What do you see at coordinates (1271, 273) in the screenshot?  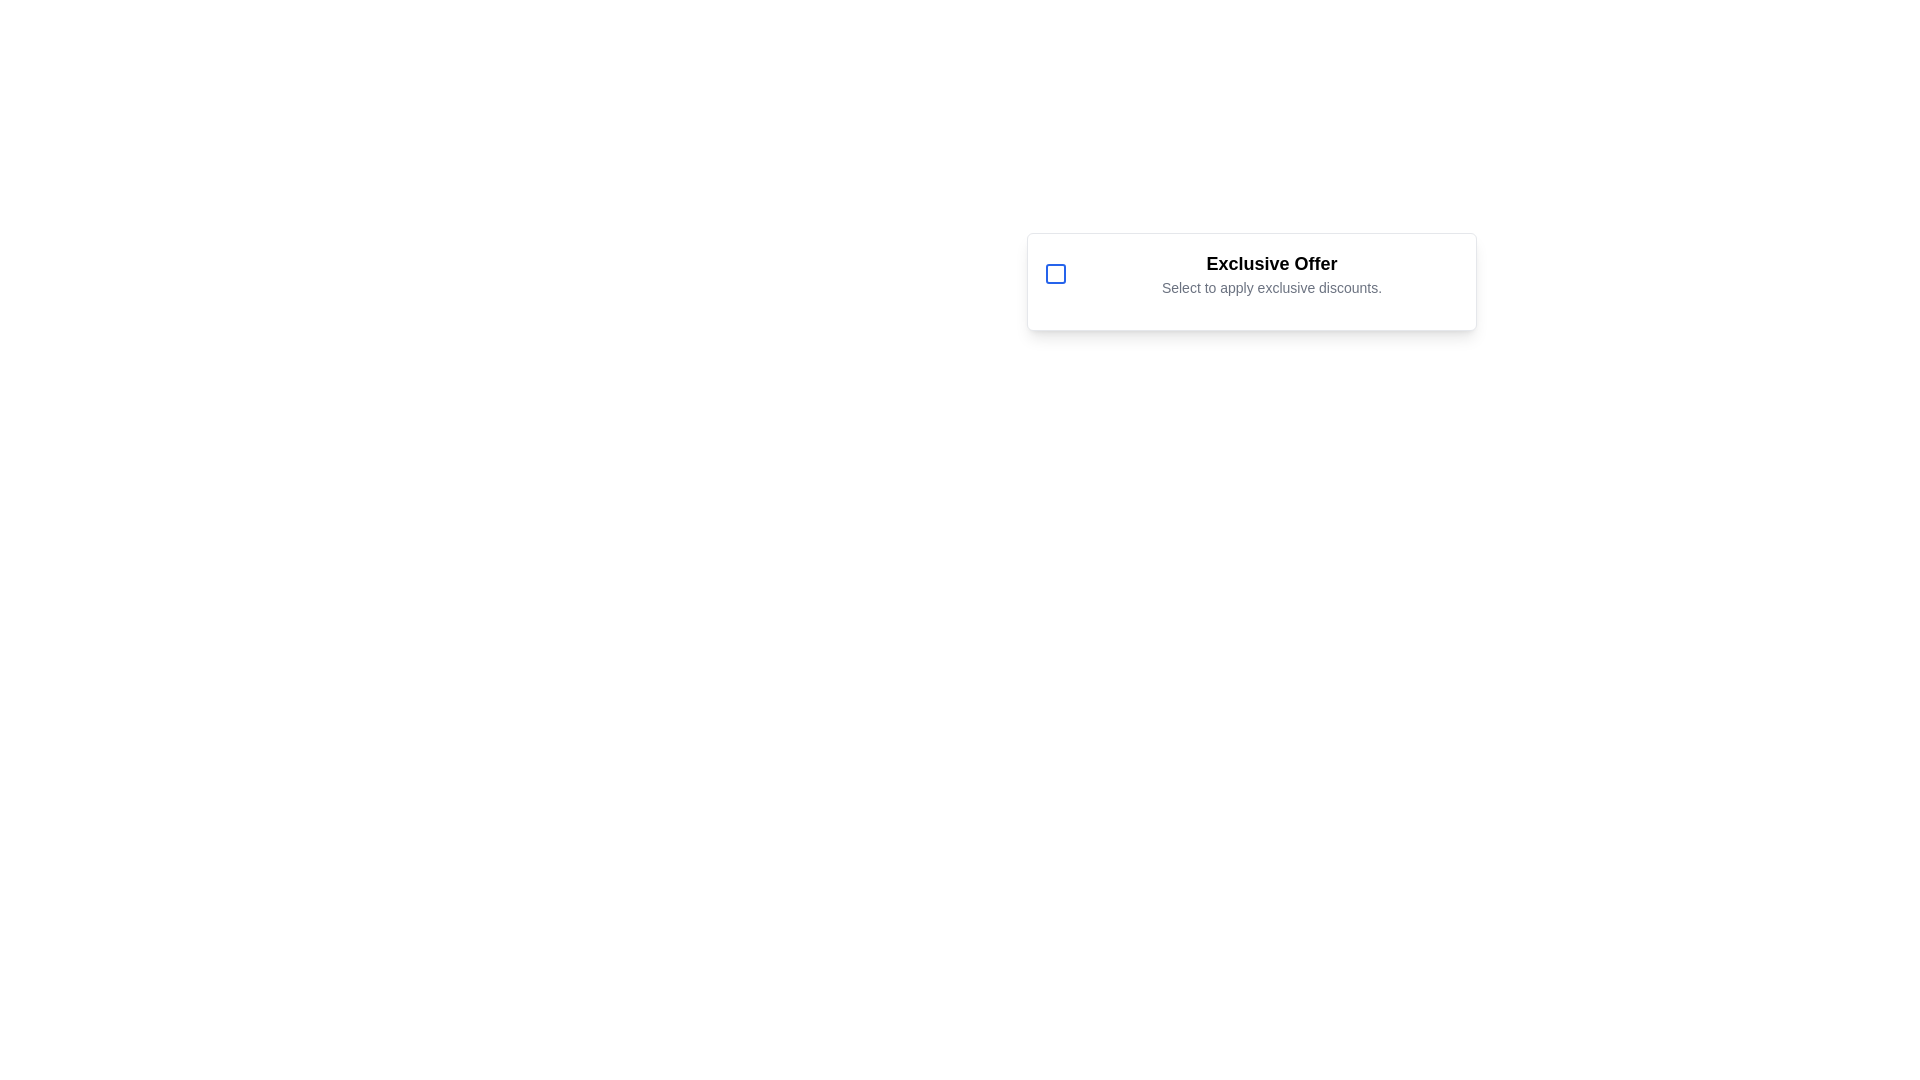 I see `informational text component displaying the heading 'Exclusive Offer' and the description 'Select to apply exclusive discounts.'` at bounding box center [1271, 273].